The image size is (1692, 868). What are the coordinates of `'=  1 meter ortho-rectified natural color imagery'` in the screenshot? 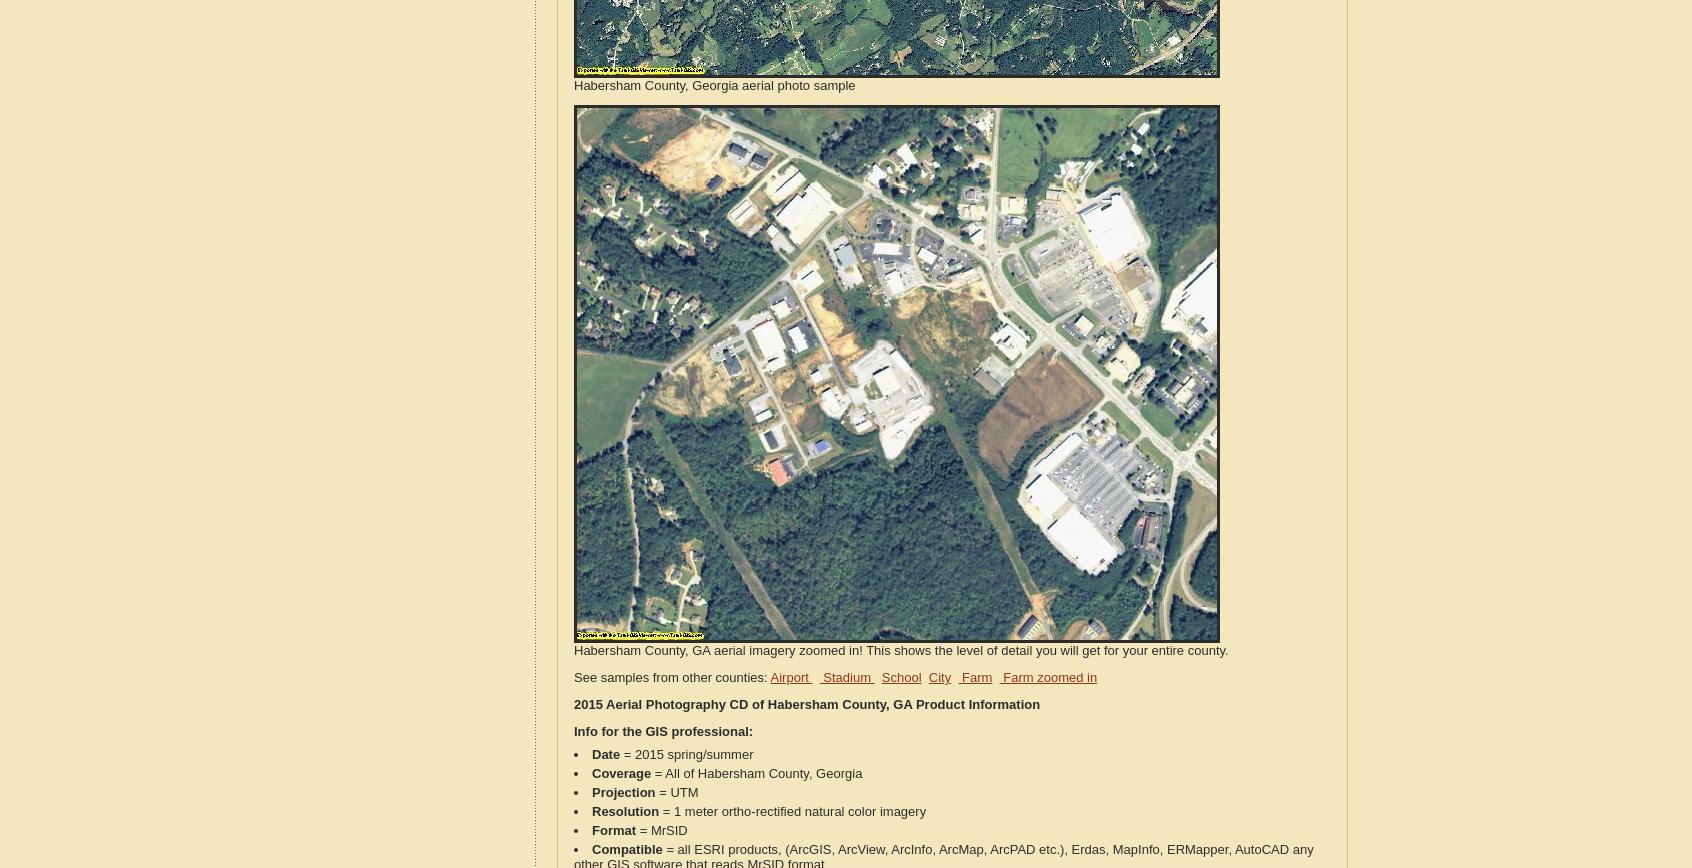 It's located at (792, 811).